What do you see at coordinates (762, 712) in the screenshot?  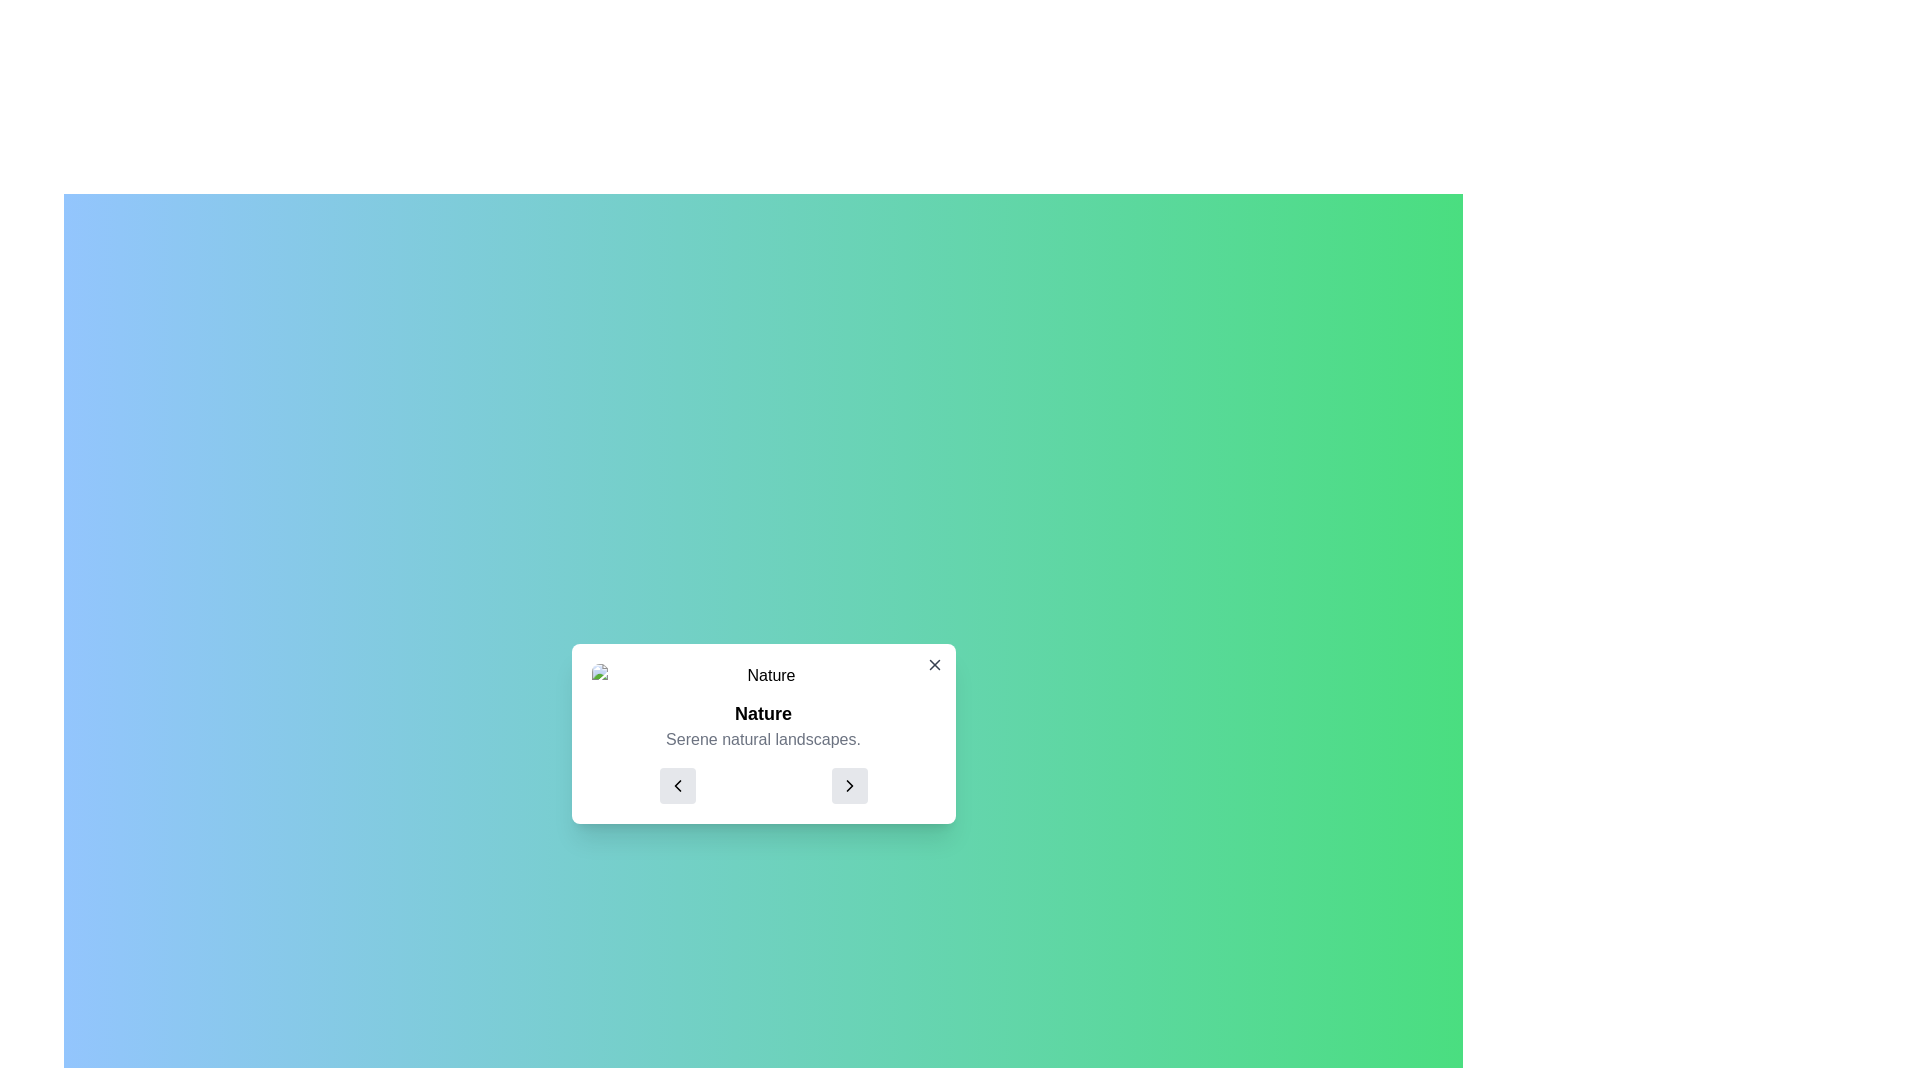 I see `the Text Label that serves as the title or primary heading within its enclosing modal, located centrally beneath an image placeholder and above a descriptive text line` at bounding box center [762, 712].